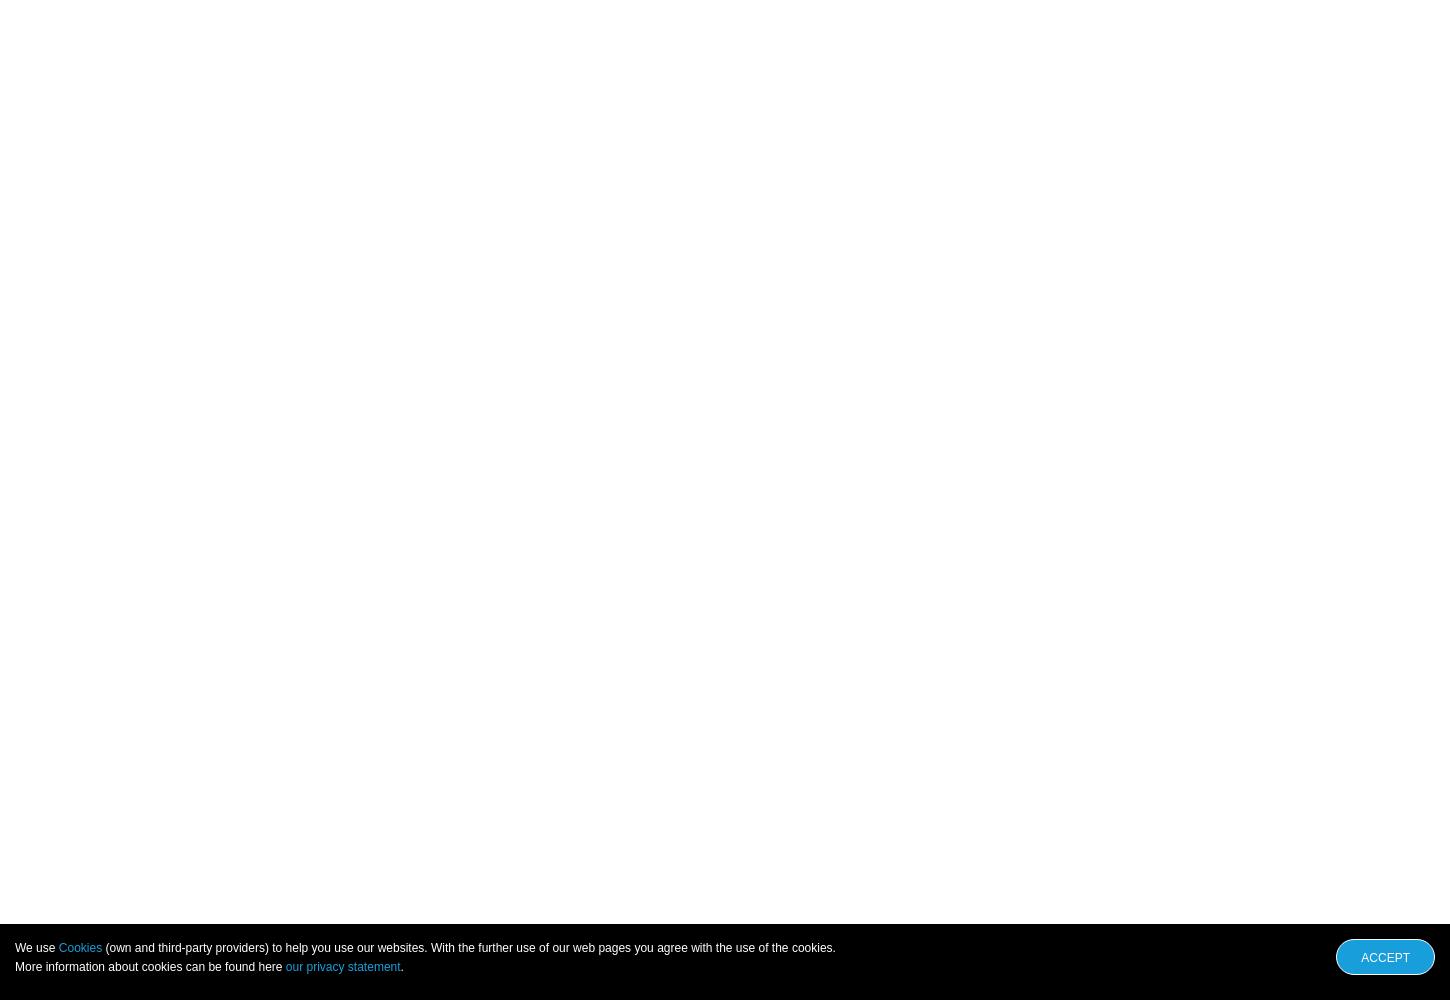  Describe the element at coordinates (36, 947) in the screenshot. I see `'We use'` at that location.